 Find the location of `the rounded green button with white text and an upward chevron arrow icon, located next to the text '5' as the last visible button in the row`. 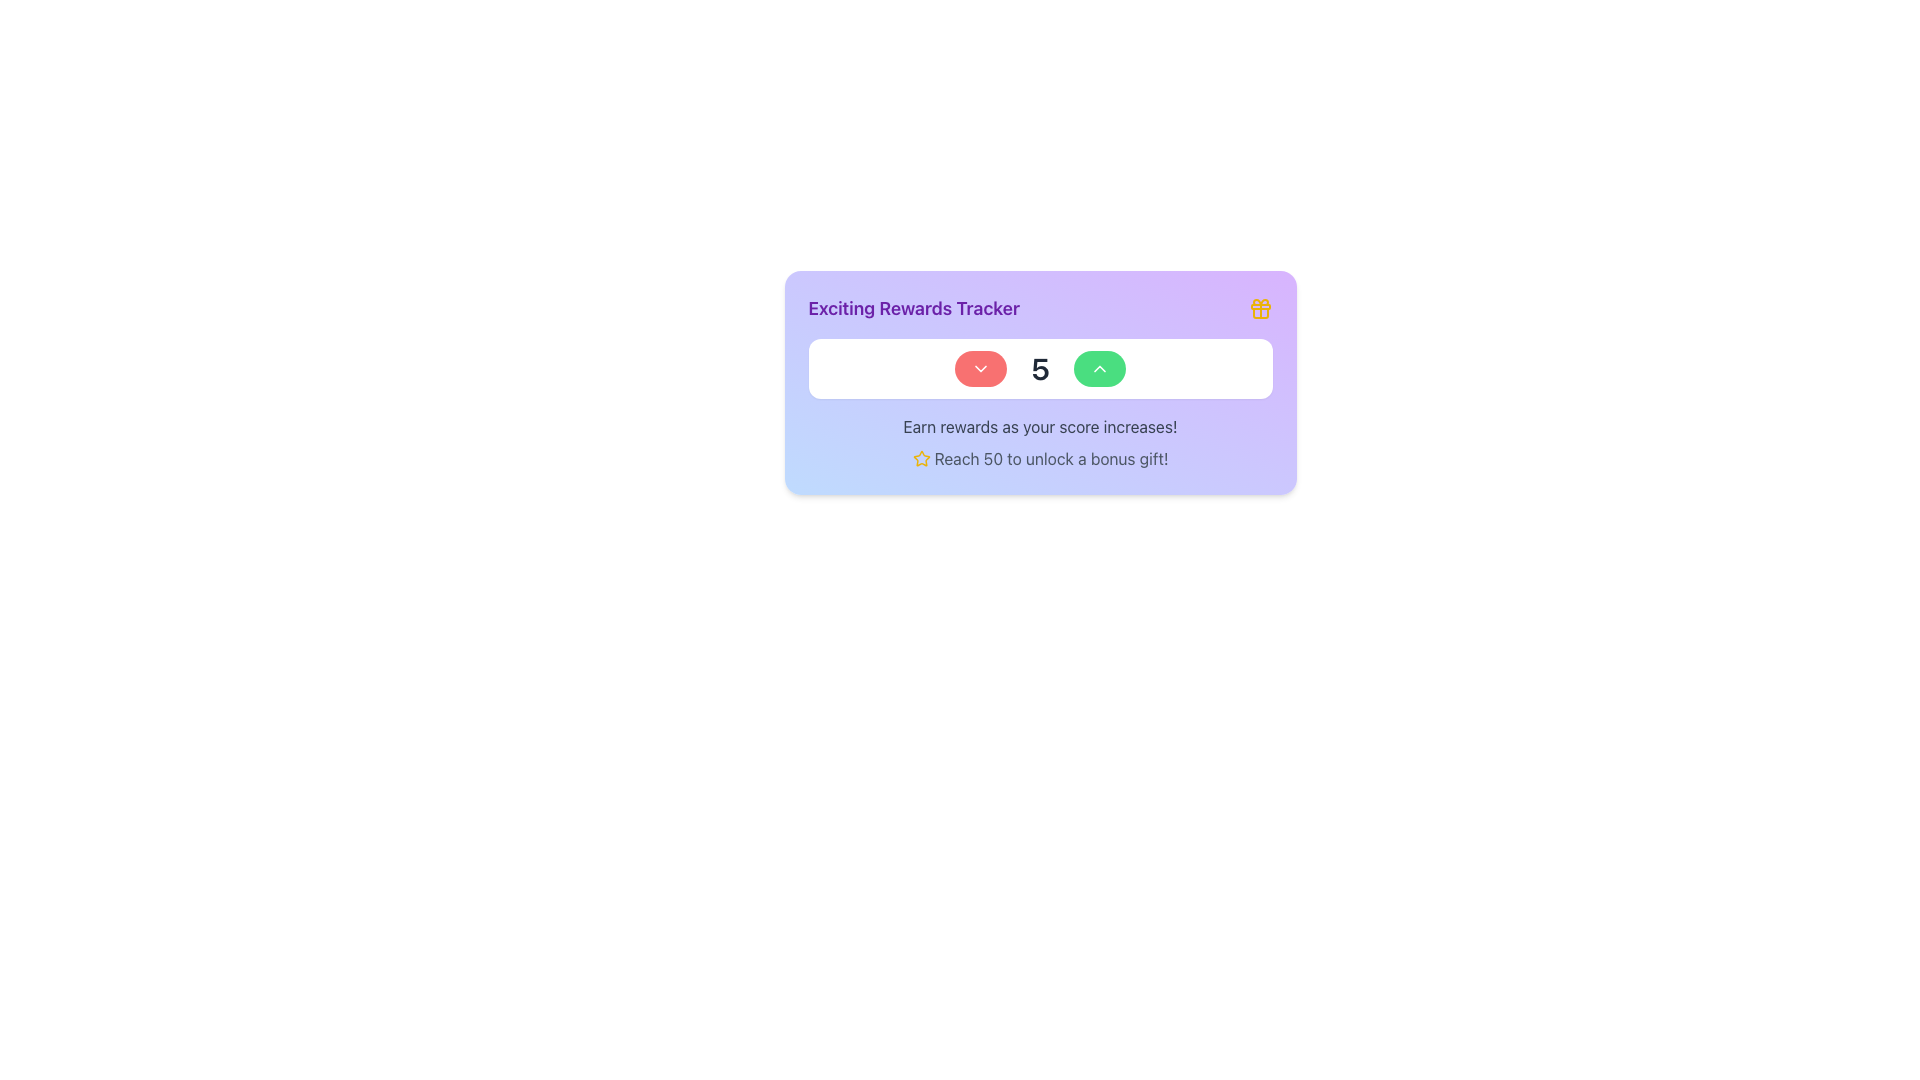

the rounded green button with white text and an upward chevron arrow icon, located next to the text '5' as the last visible button in the row is located at coordinates (1098, 369).